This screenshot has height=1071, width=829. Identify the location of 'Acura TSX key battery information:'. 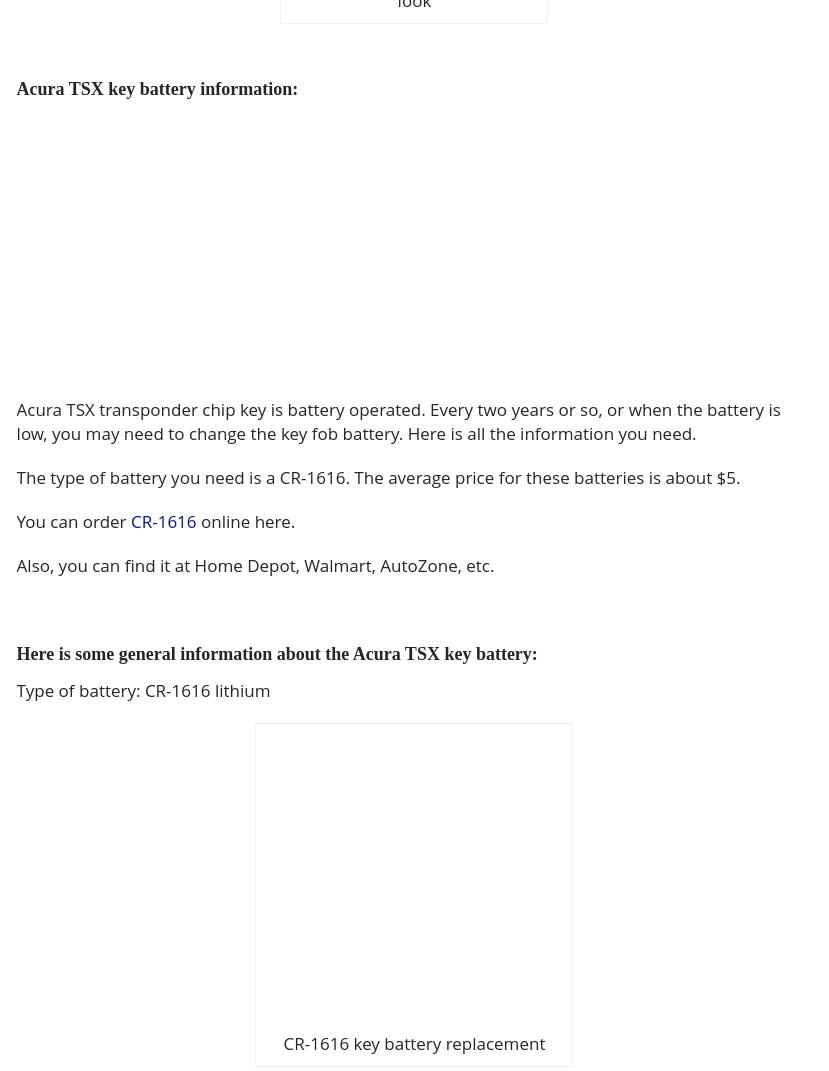
(157, 88).